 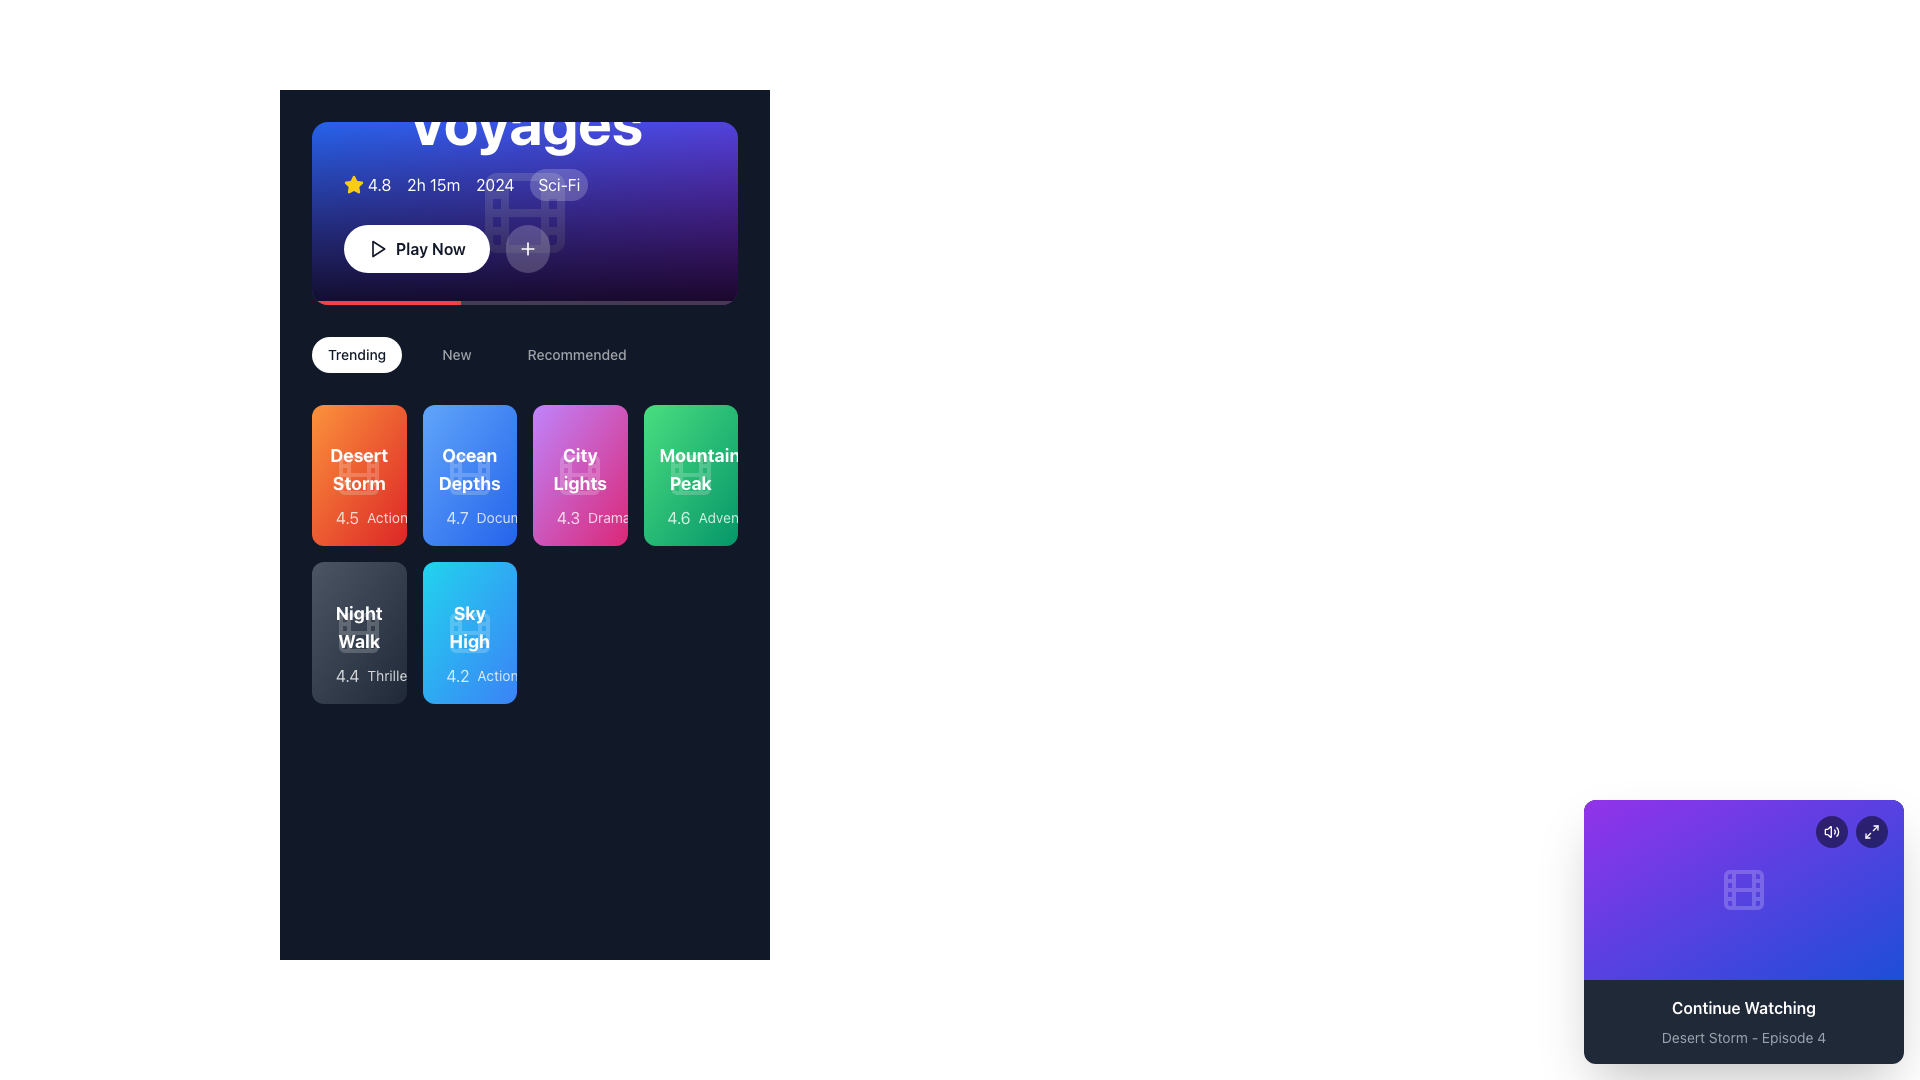 What do you see at coordinates (359, 475) in the screenshot?
I see `the decorative SVG shape (rect element) within the film reel icon located at the center of the first card titled 'Desert Storm' in the grid` at bounding box center [359, 475].